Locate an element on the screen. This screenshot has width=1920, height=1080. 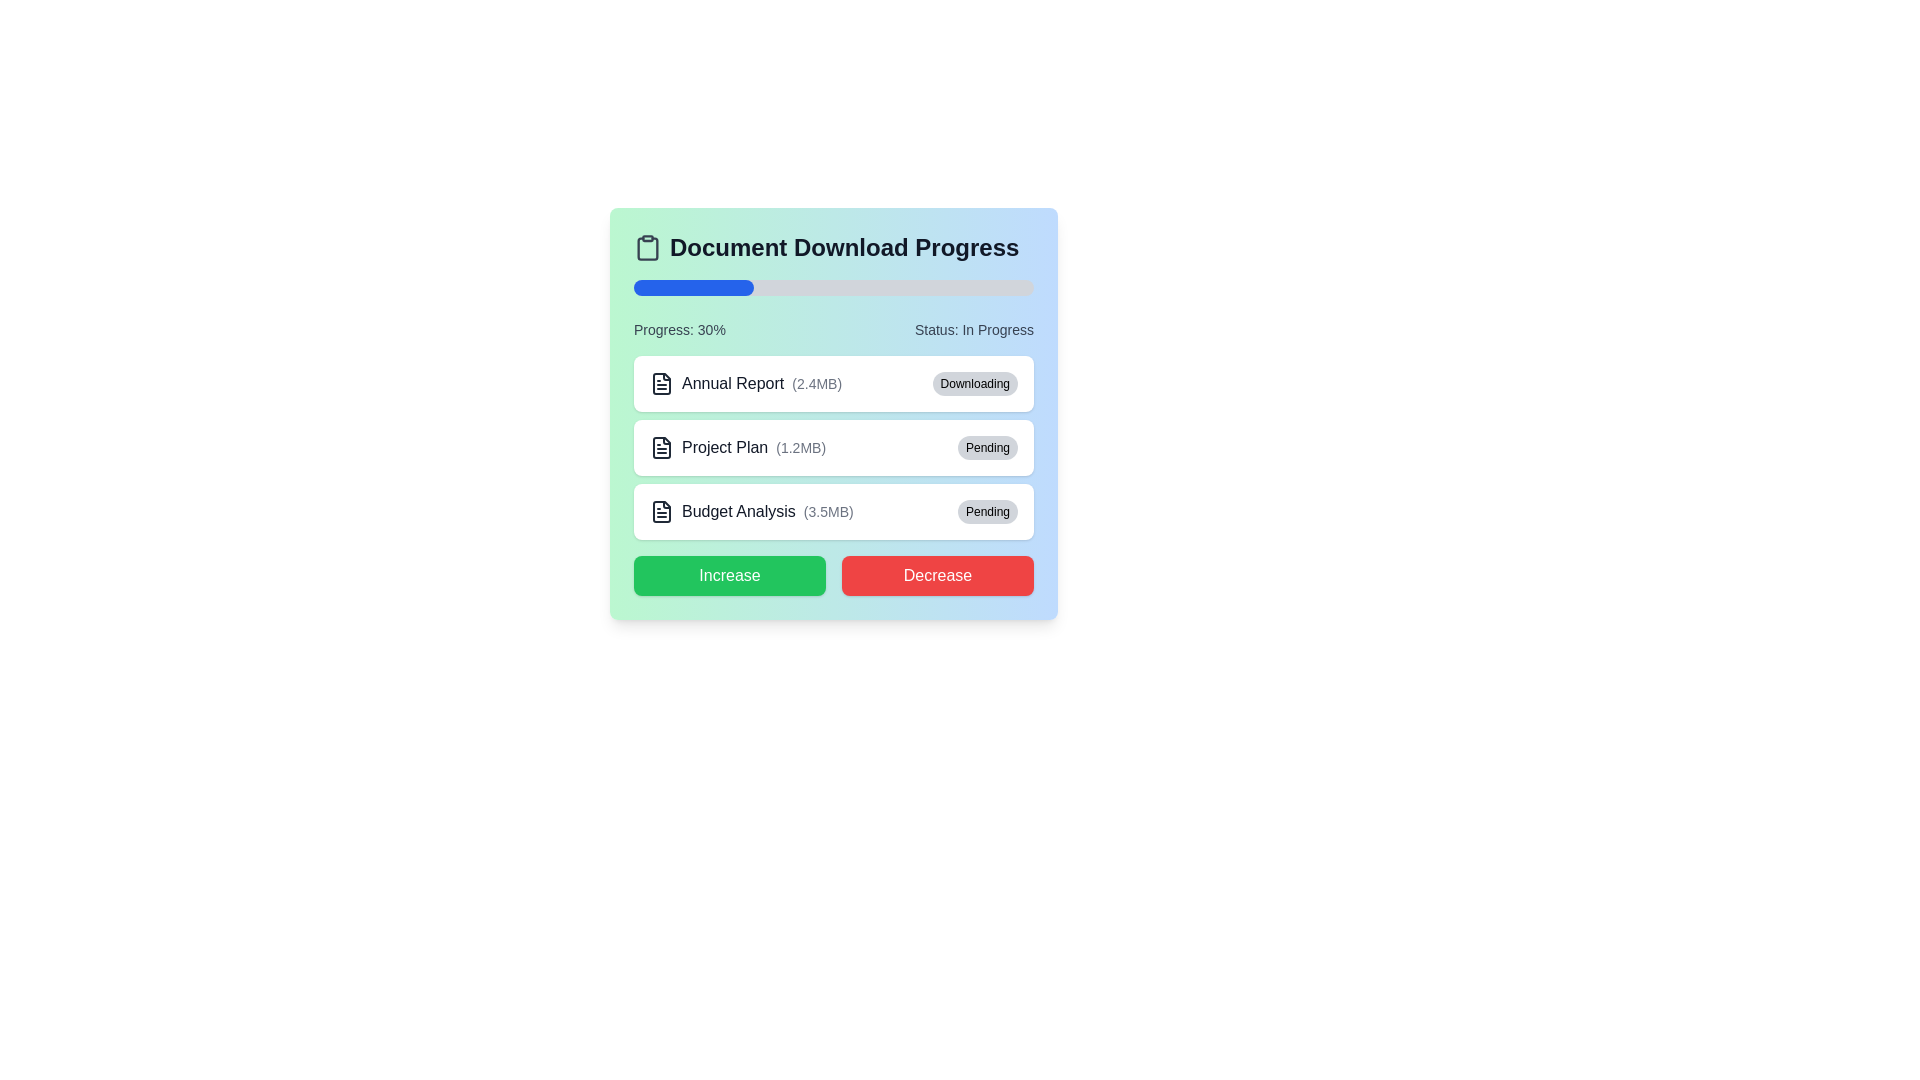
the text label displaying 'Status: In Progress', which is positioned above a group of buttons and aligned to the right of the 'Progress: 30%' text element is located at coordinates (974, 329).